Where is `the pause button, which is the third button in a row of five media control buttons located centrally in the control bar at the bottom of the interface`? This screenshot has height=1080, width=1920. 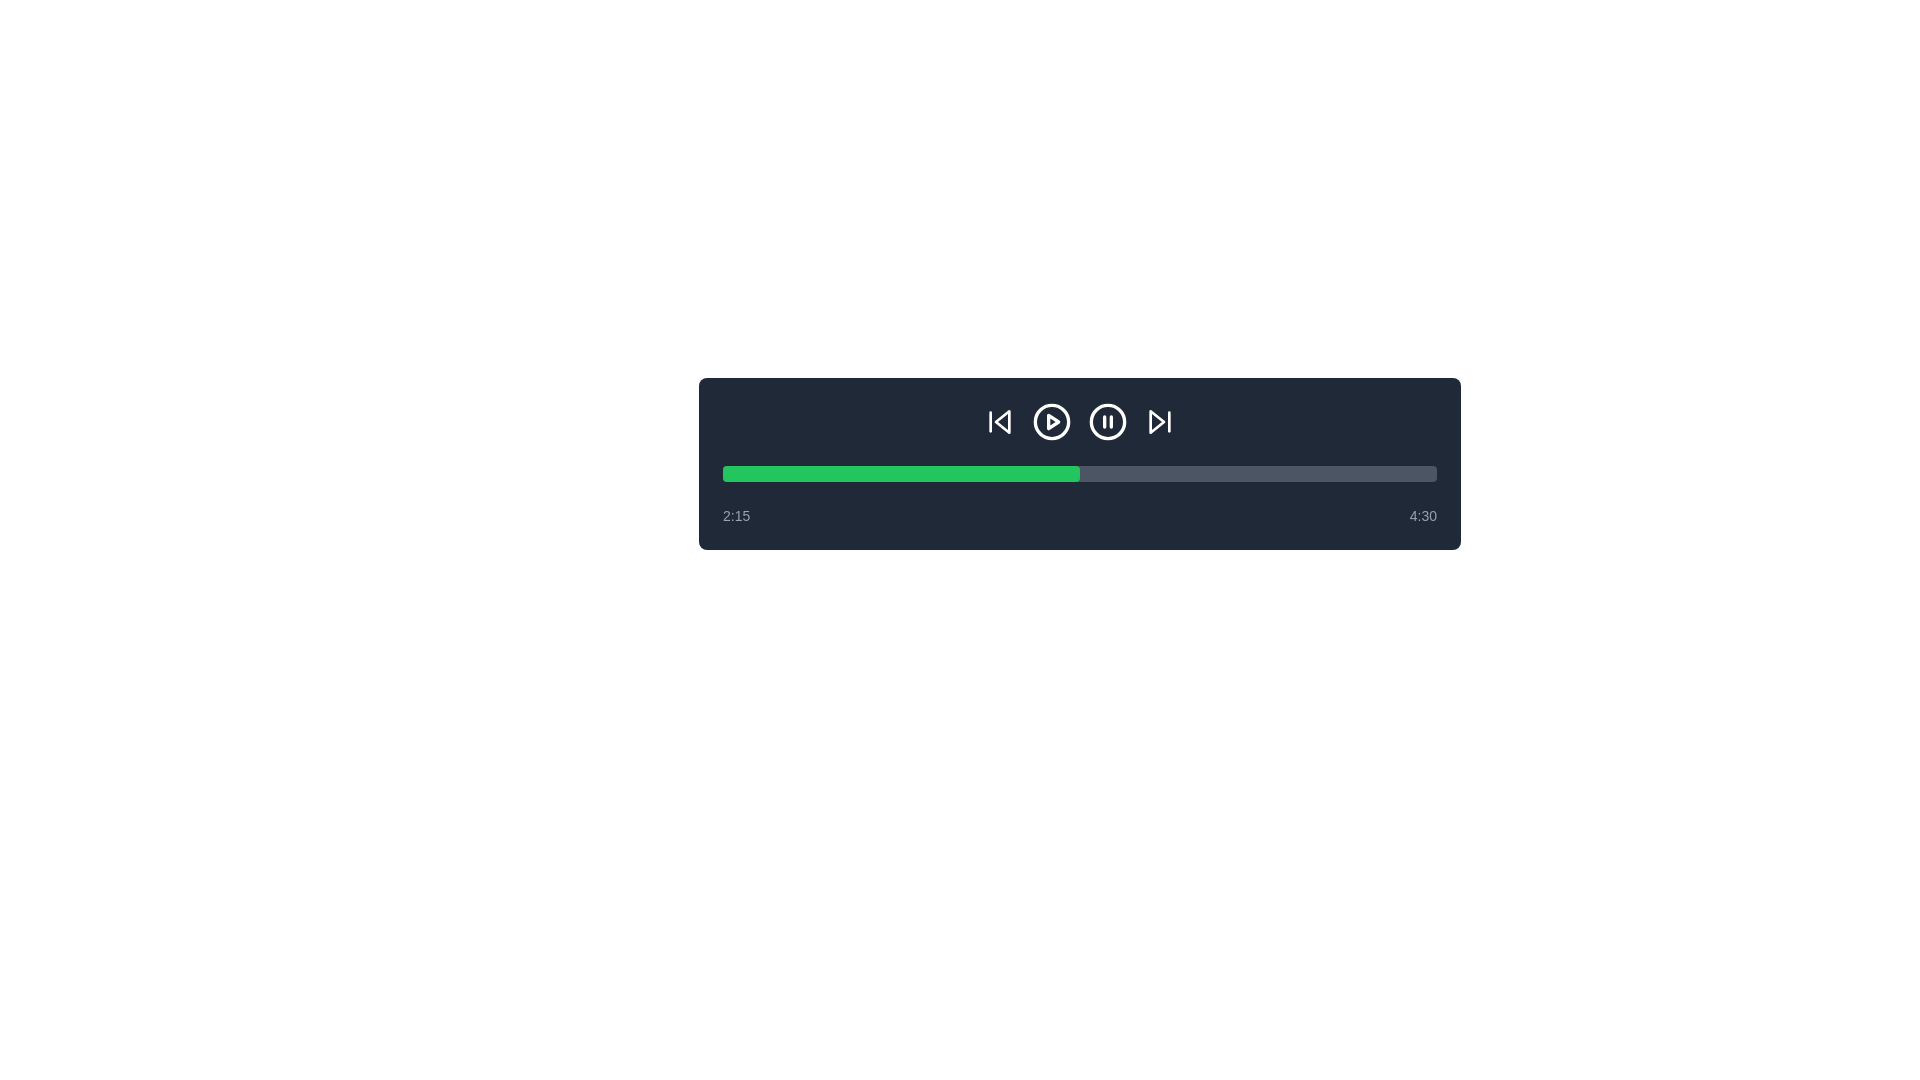
the pause button, which is the third button in a row of five media control buttons located centrally in the control bar at the bottom of the interface is located at coordinates (1107, 420).